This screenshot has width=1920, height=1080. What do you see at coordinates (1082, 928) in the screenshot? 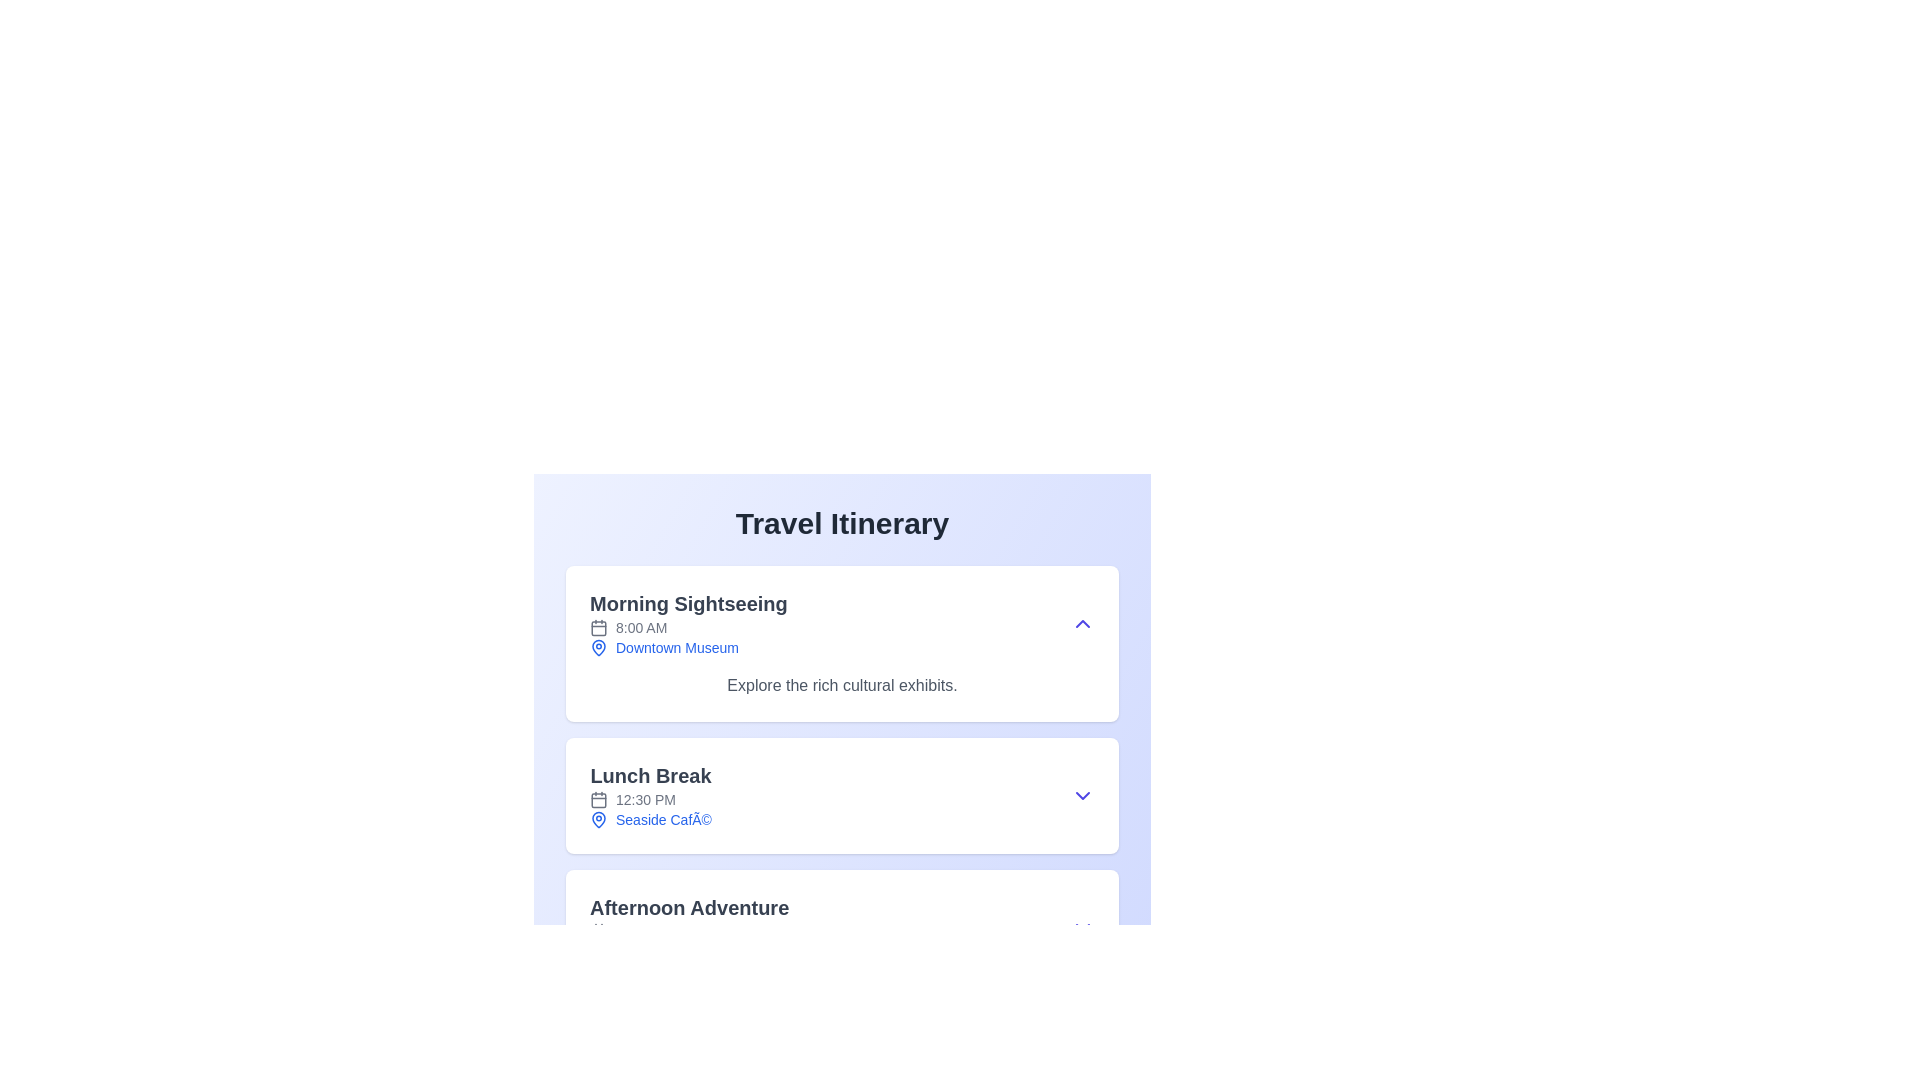
I see `the toggle button (expand/collapse) located at the far-right end of the 'Afternoon Adventure' section` at bounding box center [1082, 928].